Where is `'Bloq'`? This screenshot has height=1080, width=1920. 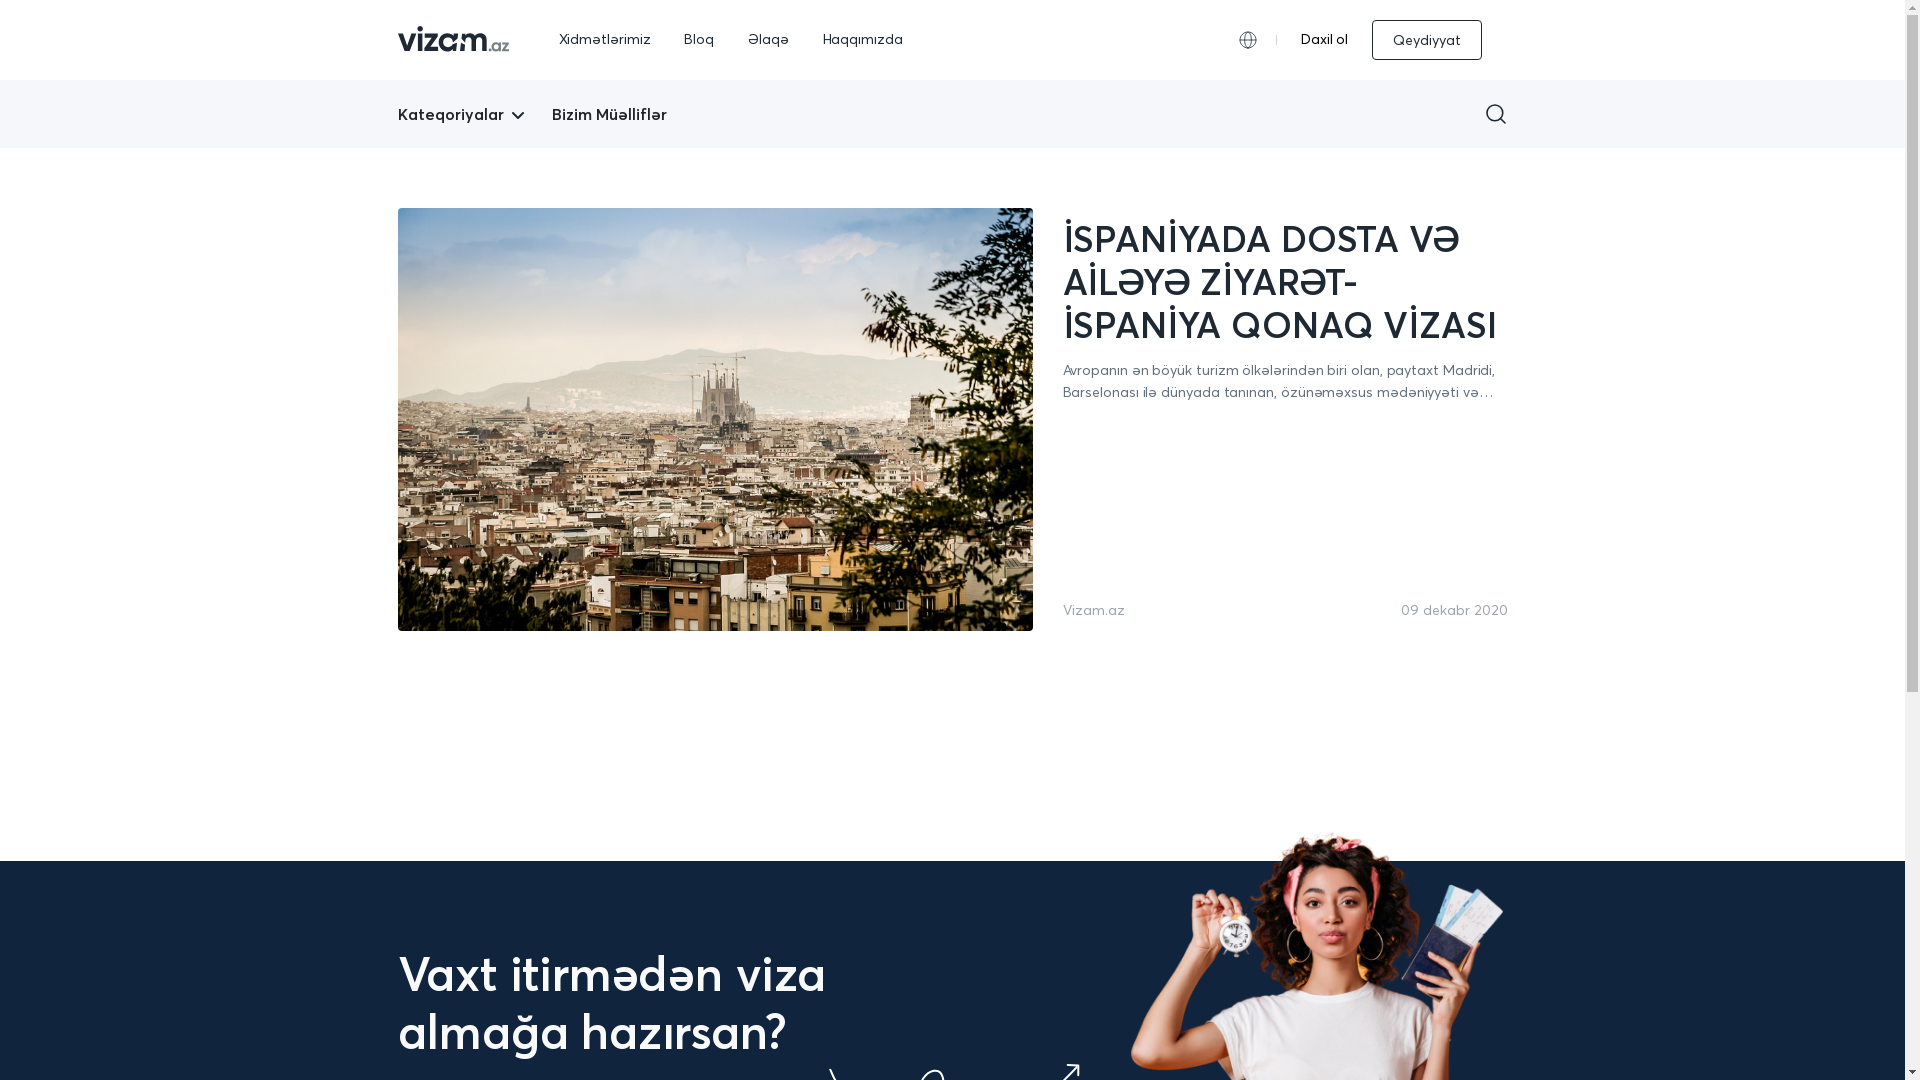 'Bloq' is located at coordinates (699, 39).